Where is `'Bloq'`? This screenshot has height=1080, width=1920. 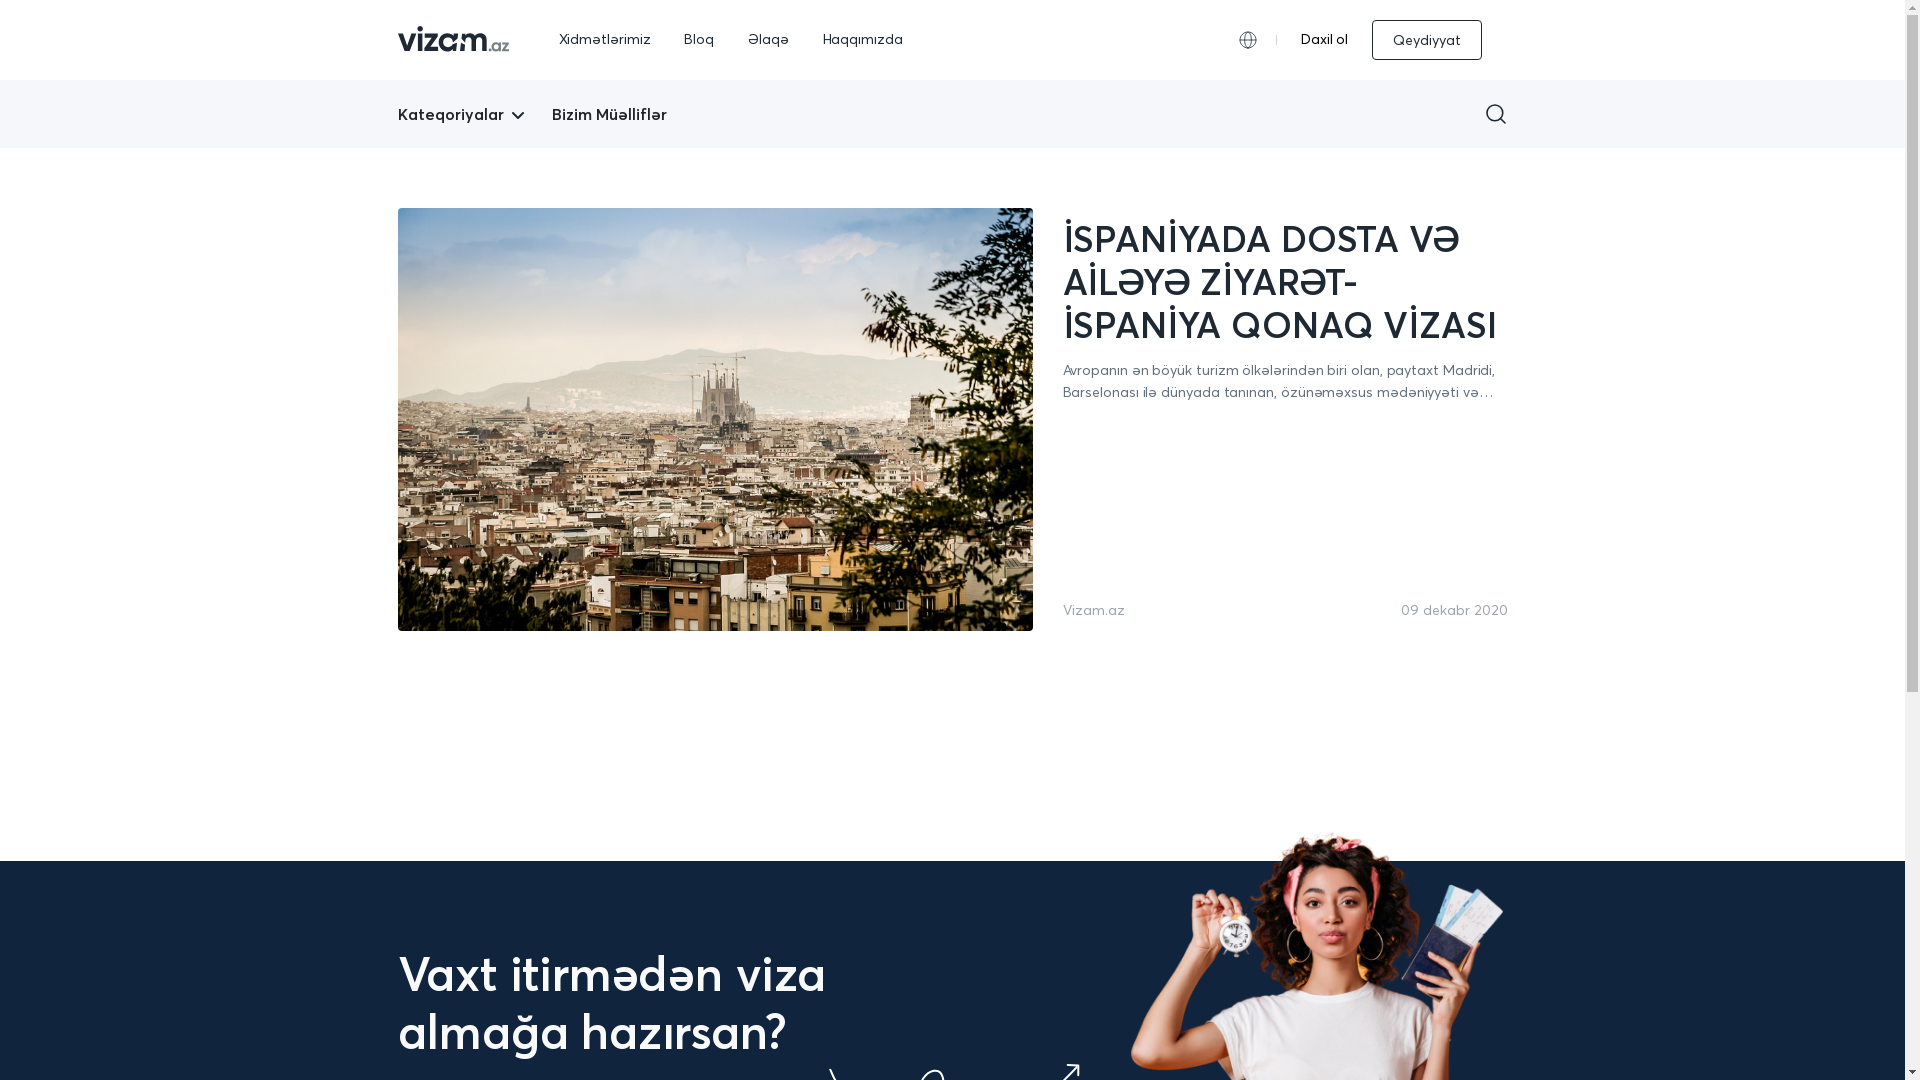 'Bloq' is located at coordinates (699, 39).